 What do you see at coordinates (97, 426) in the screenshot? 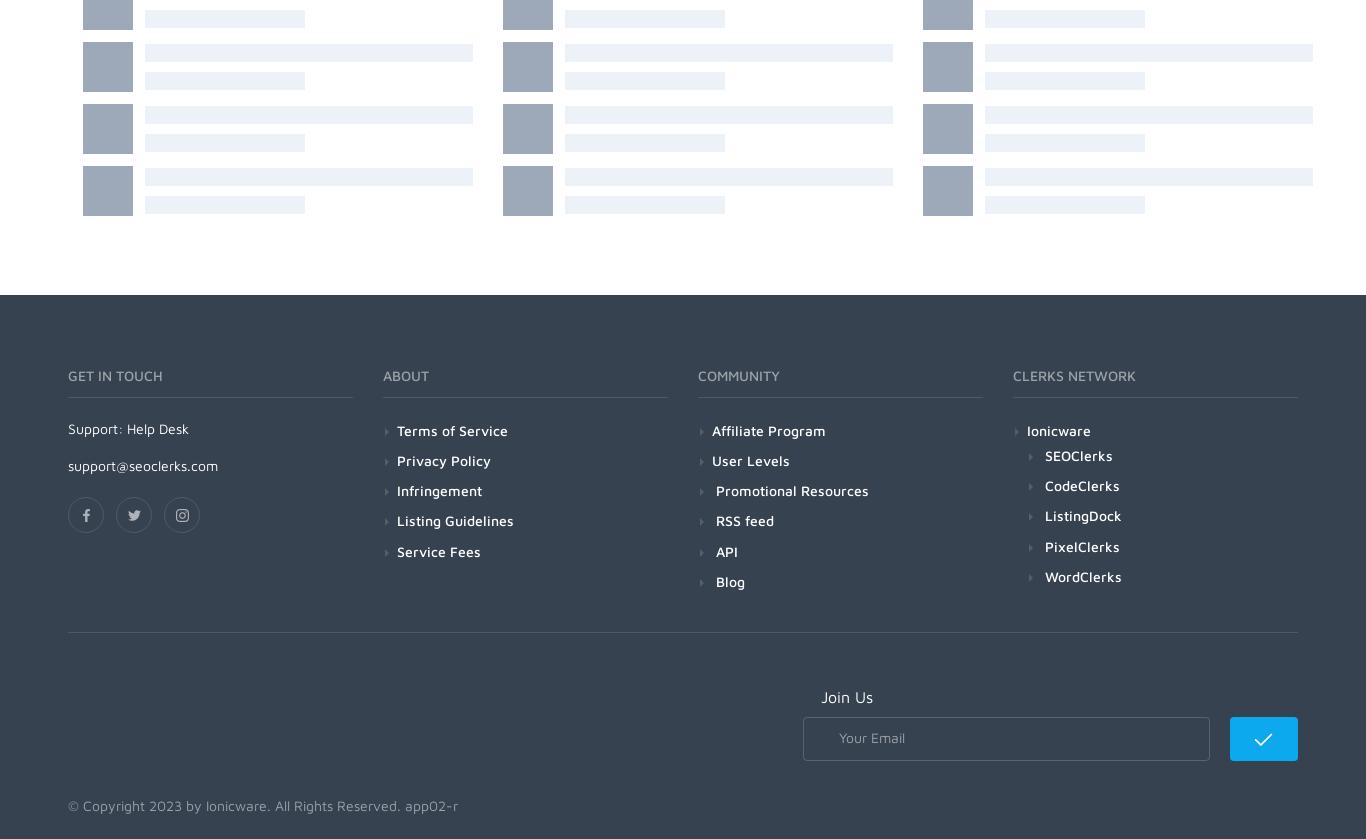
I see `'Support:'` at bounding box center [97, 426].